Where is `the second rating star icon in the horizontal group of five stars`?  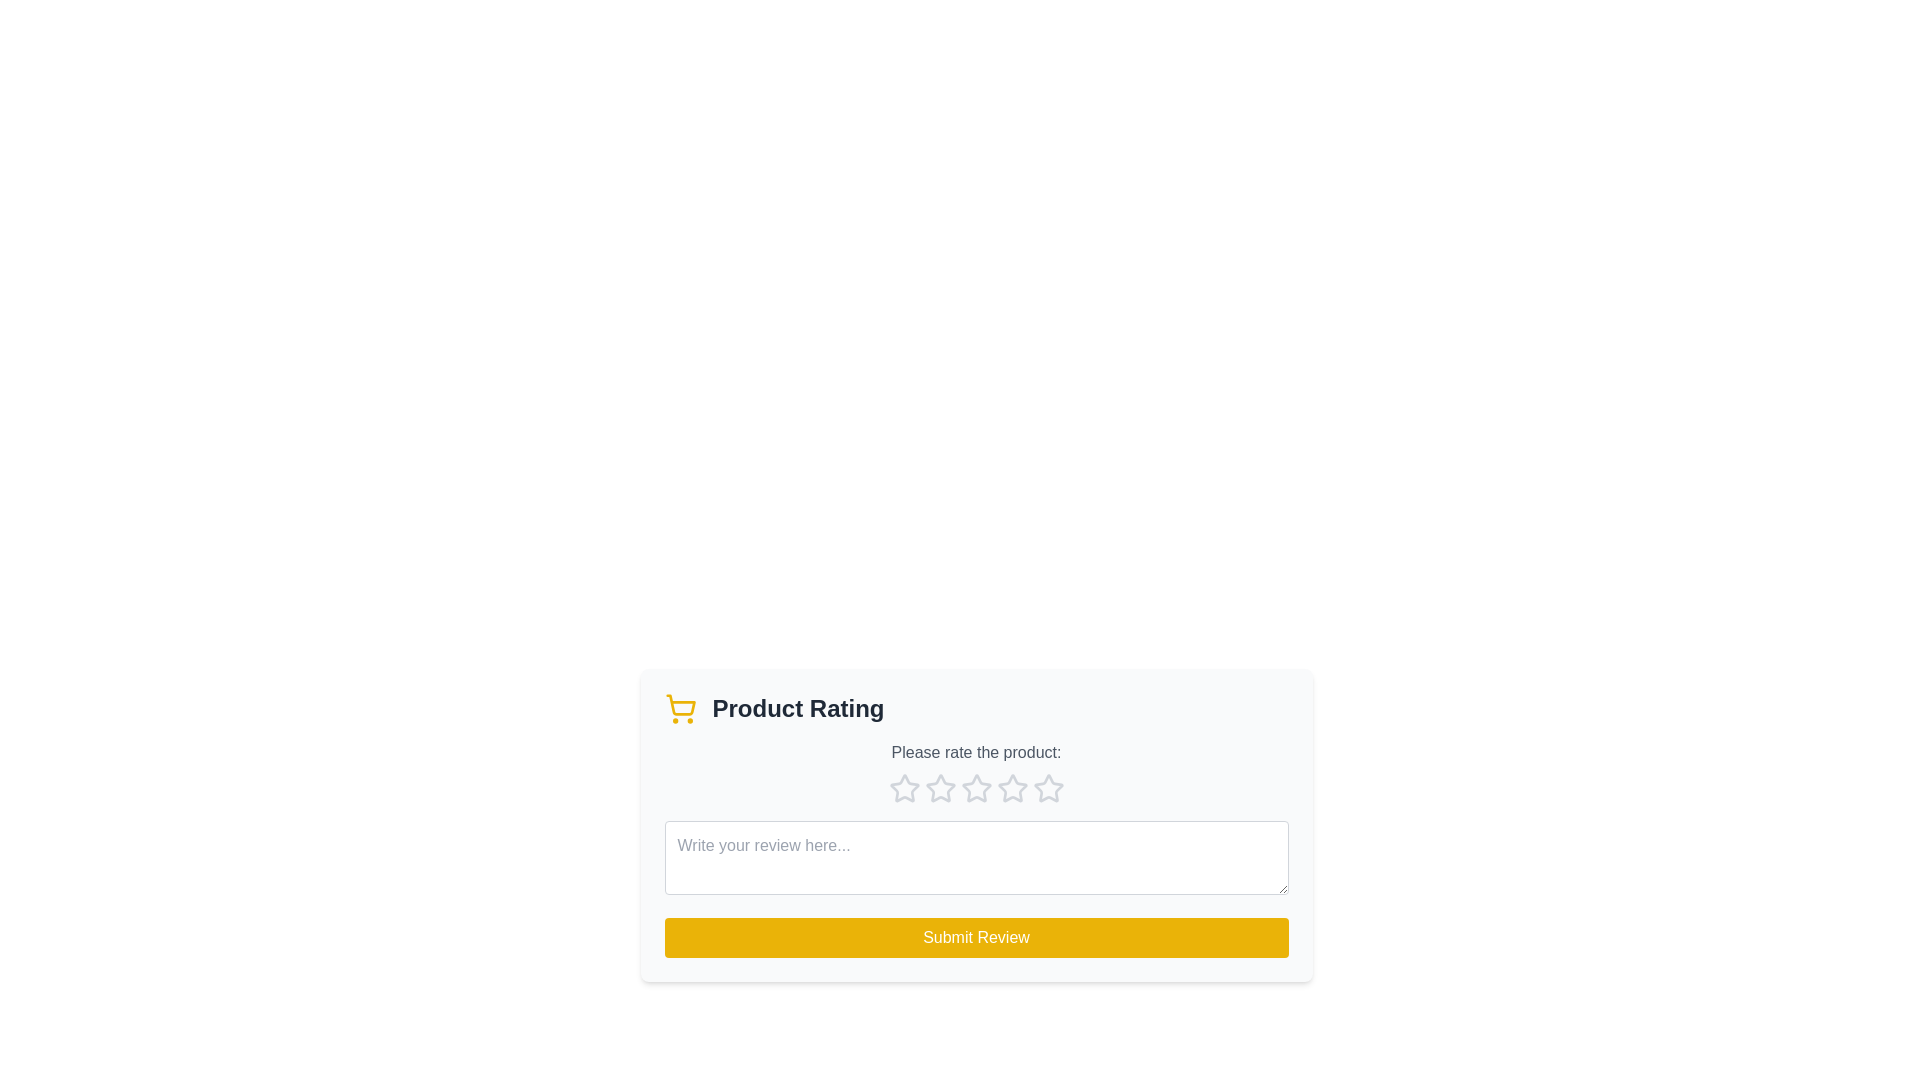
the second rating star icon in the horizontal group of five stars is located at coordinates (939, 787).